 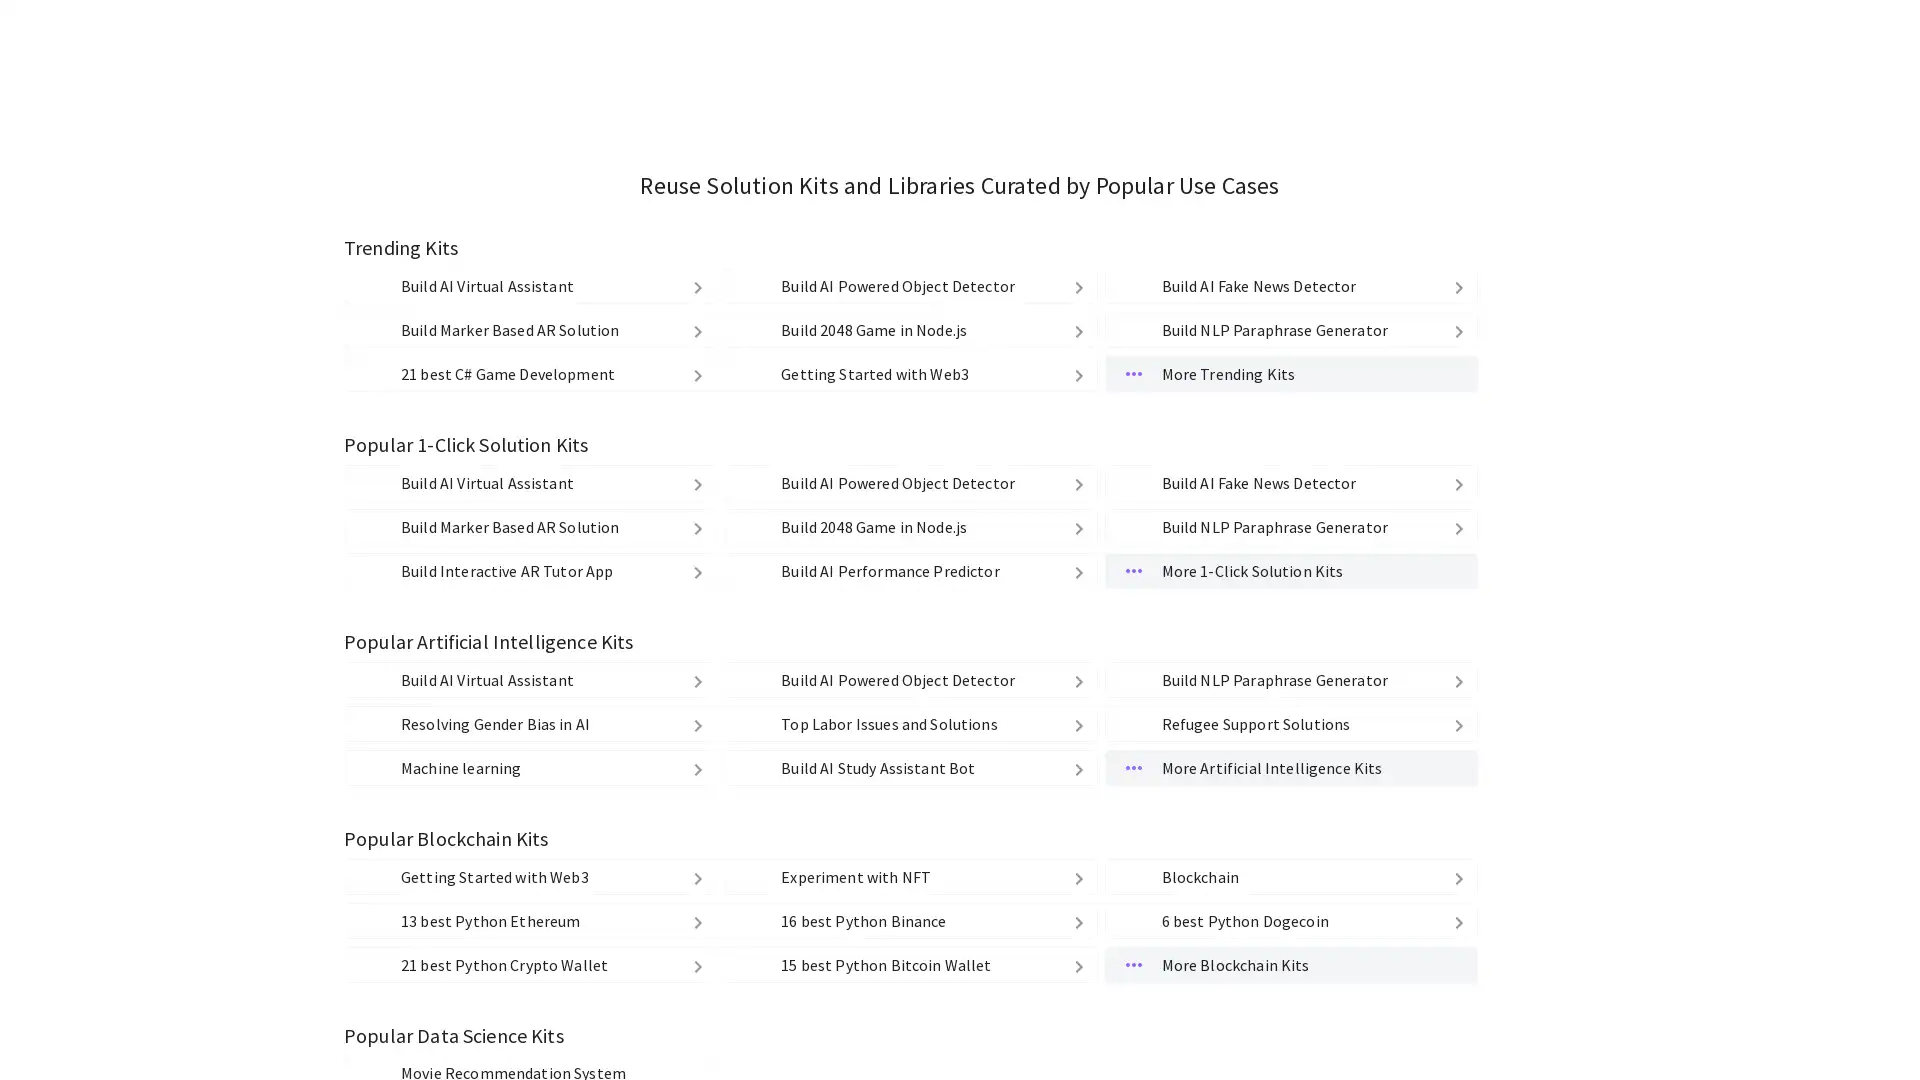 What do you see at coordinates (697, 789) in the screenshot?
I see `delete` at bounding box center [697, 789].